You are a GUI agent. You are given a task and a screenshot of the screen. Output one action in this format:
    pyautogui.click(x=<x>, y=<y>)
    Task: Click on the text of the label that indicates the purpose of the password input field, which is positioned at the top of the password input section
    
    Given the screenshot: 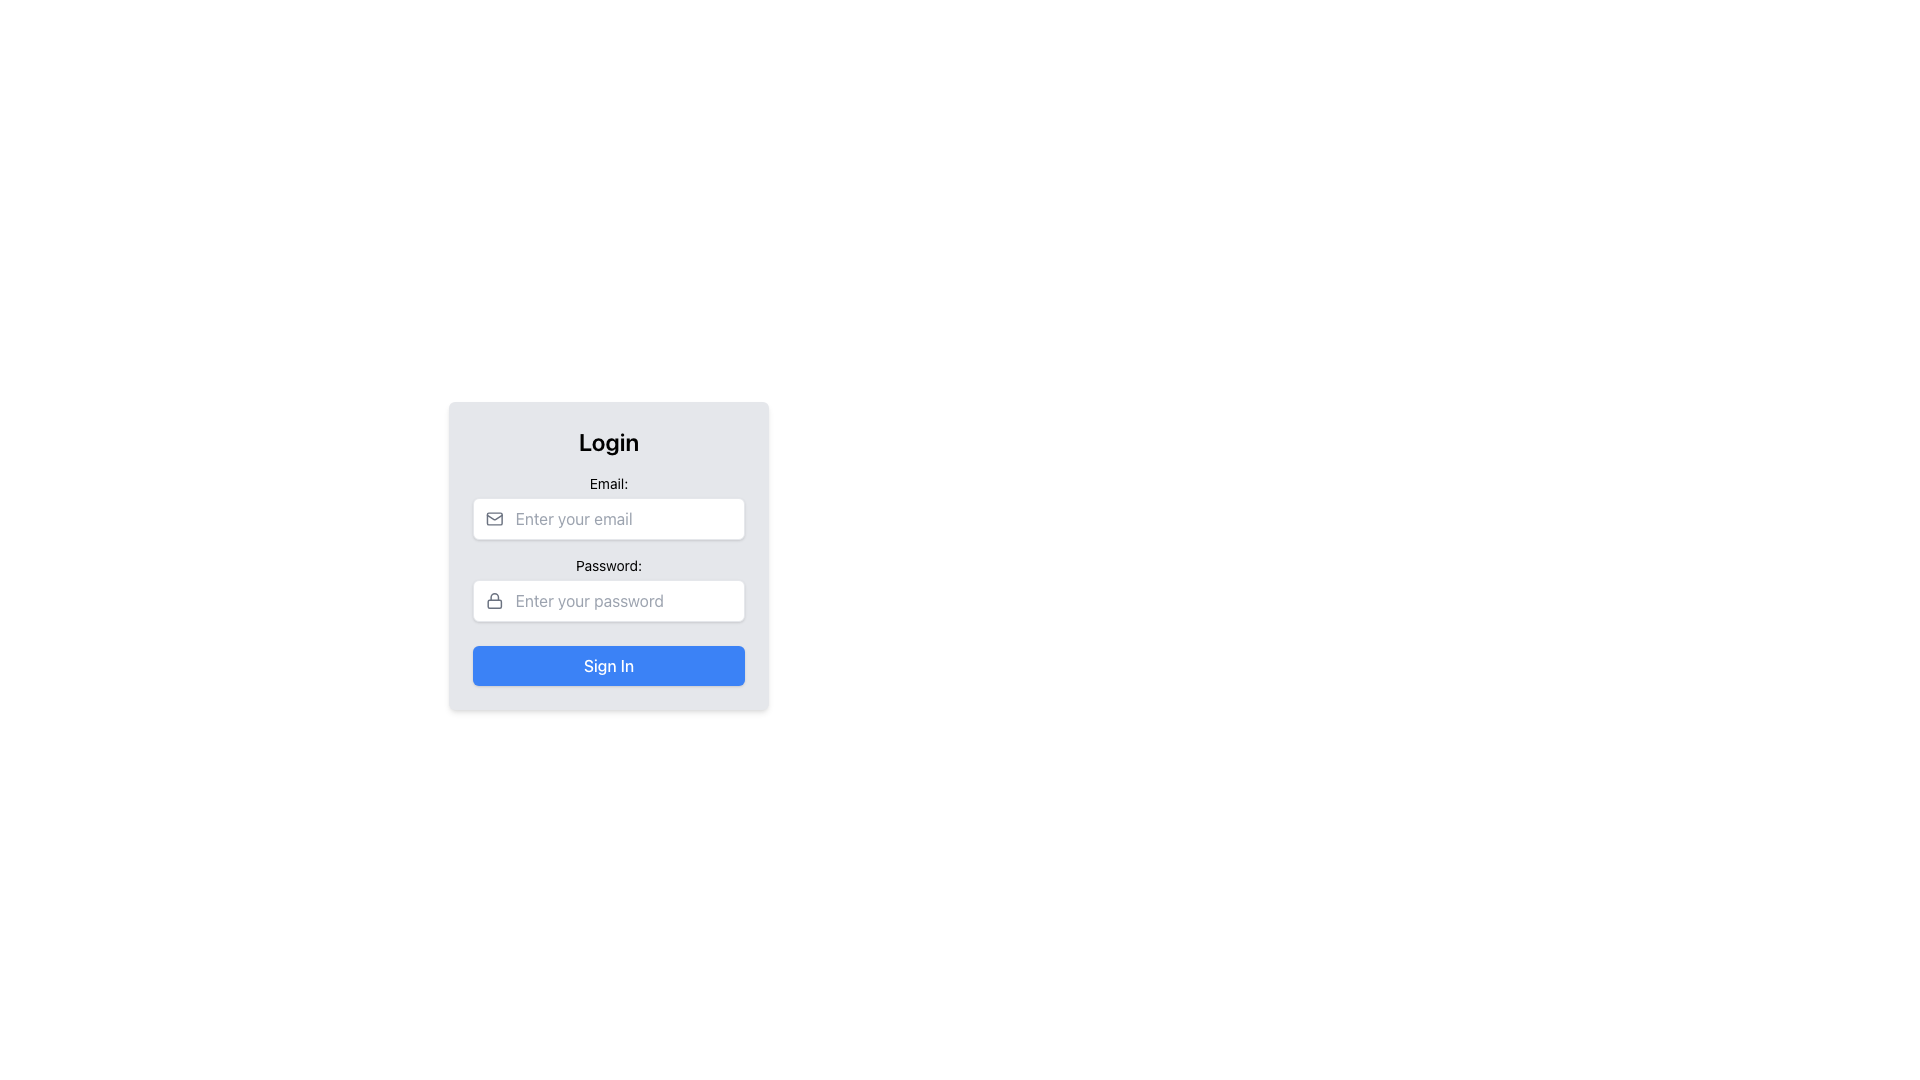 What is the action you would take?
    pyautogui.click(x=608, y=566)
    